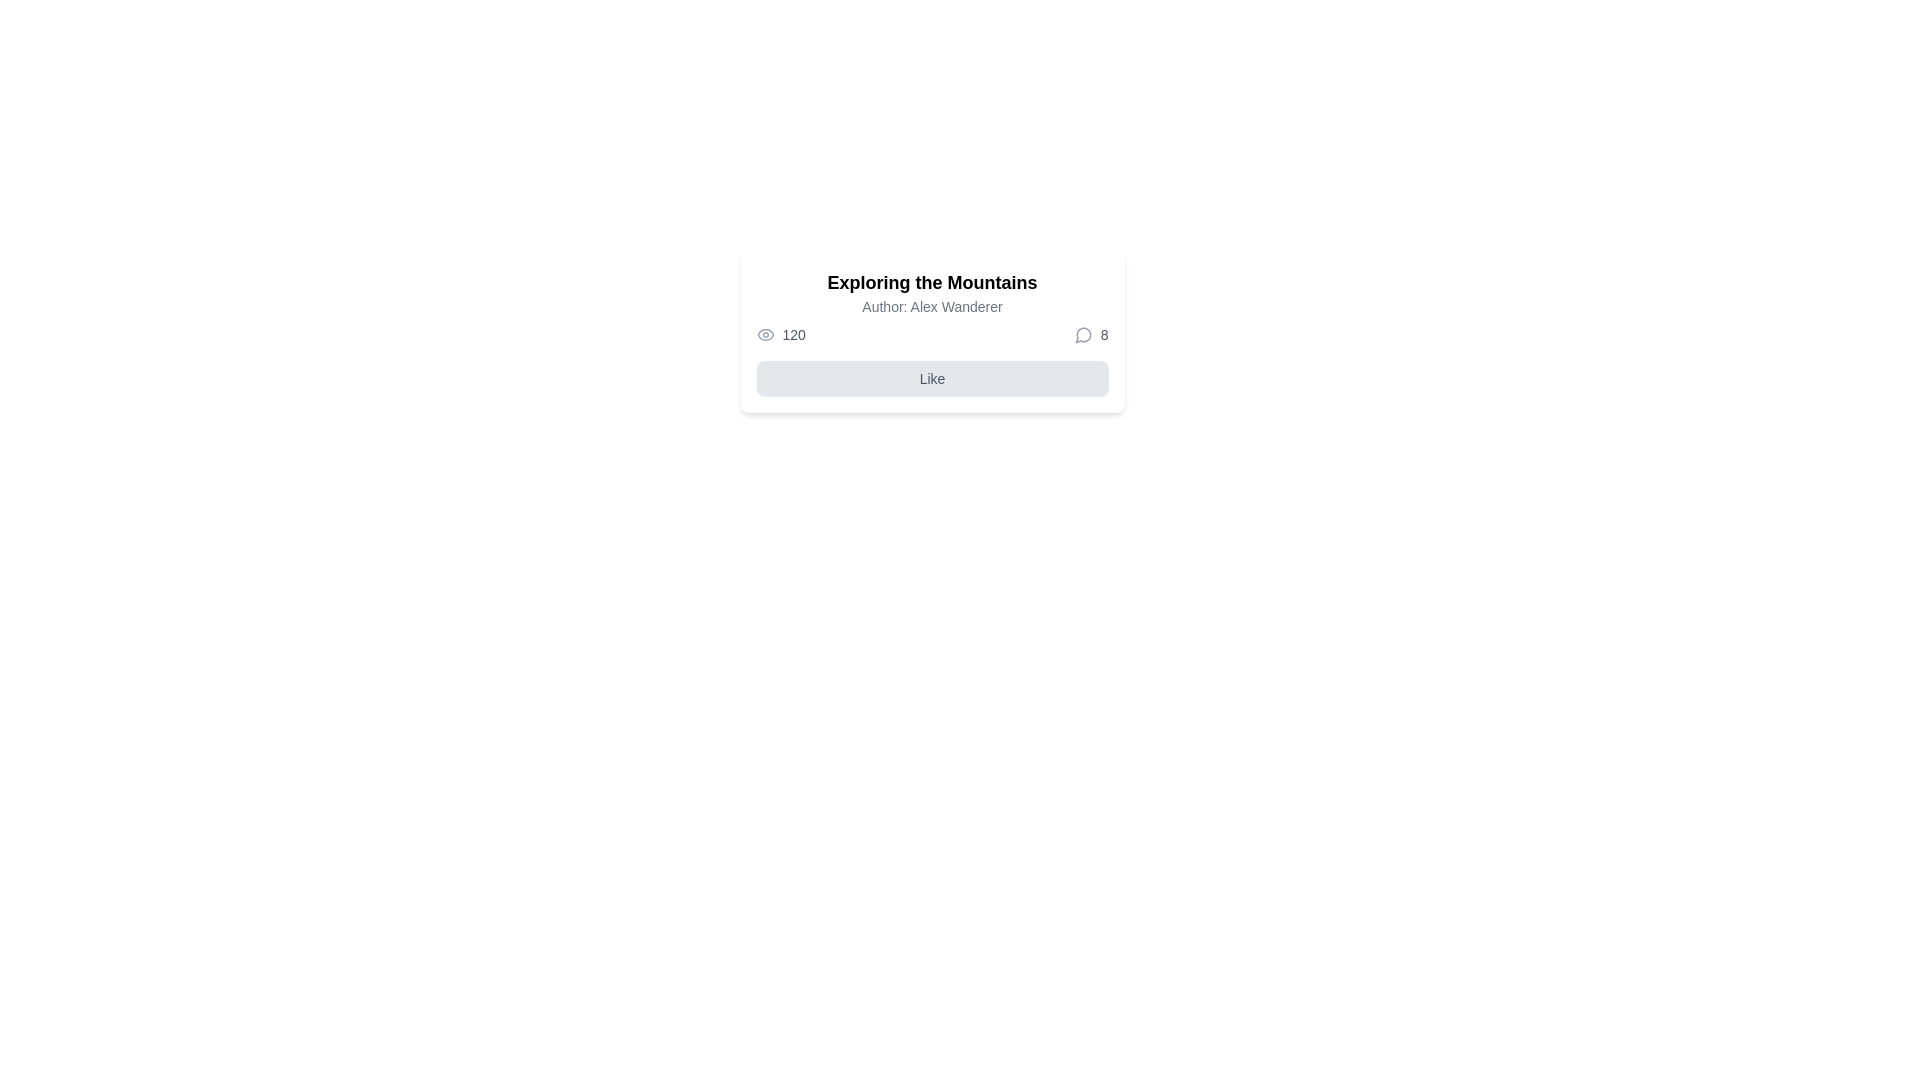 Image resolution: width=1920 pixels, height=1080 pixels. What do you see at coordinates (1082, 334) in the screenshot?
I see `the message icon located in the bottom-right portion of the 'Exploring the Mountains' card interface, which precedes the number '8'` at bounding box center [1082, 334].